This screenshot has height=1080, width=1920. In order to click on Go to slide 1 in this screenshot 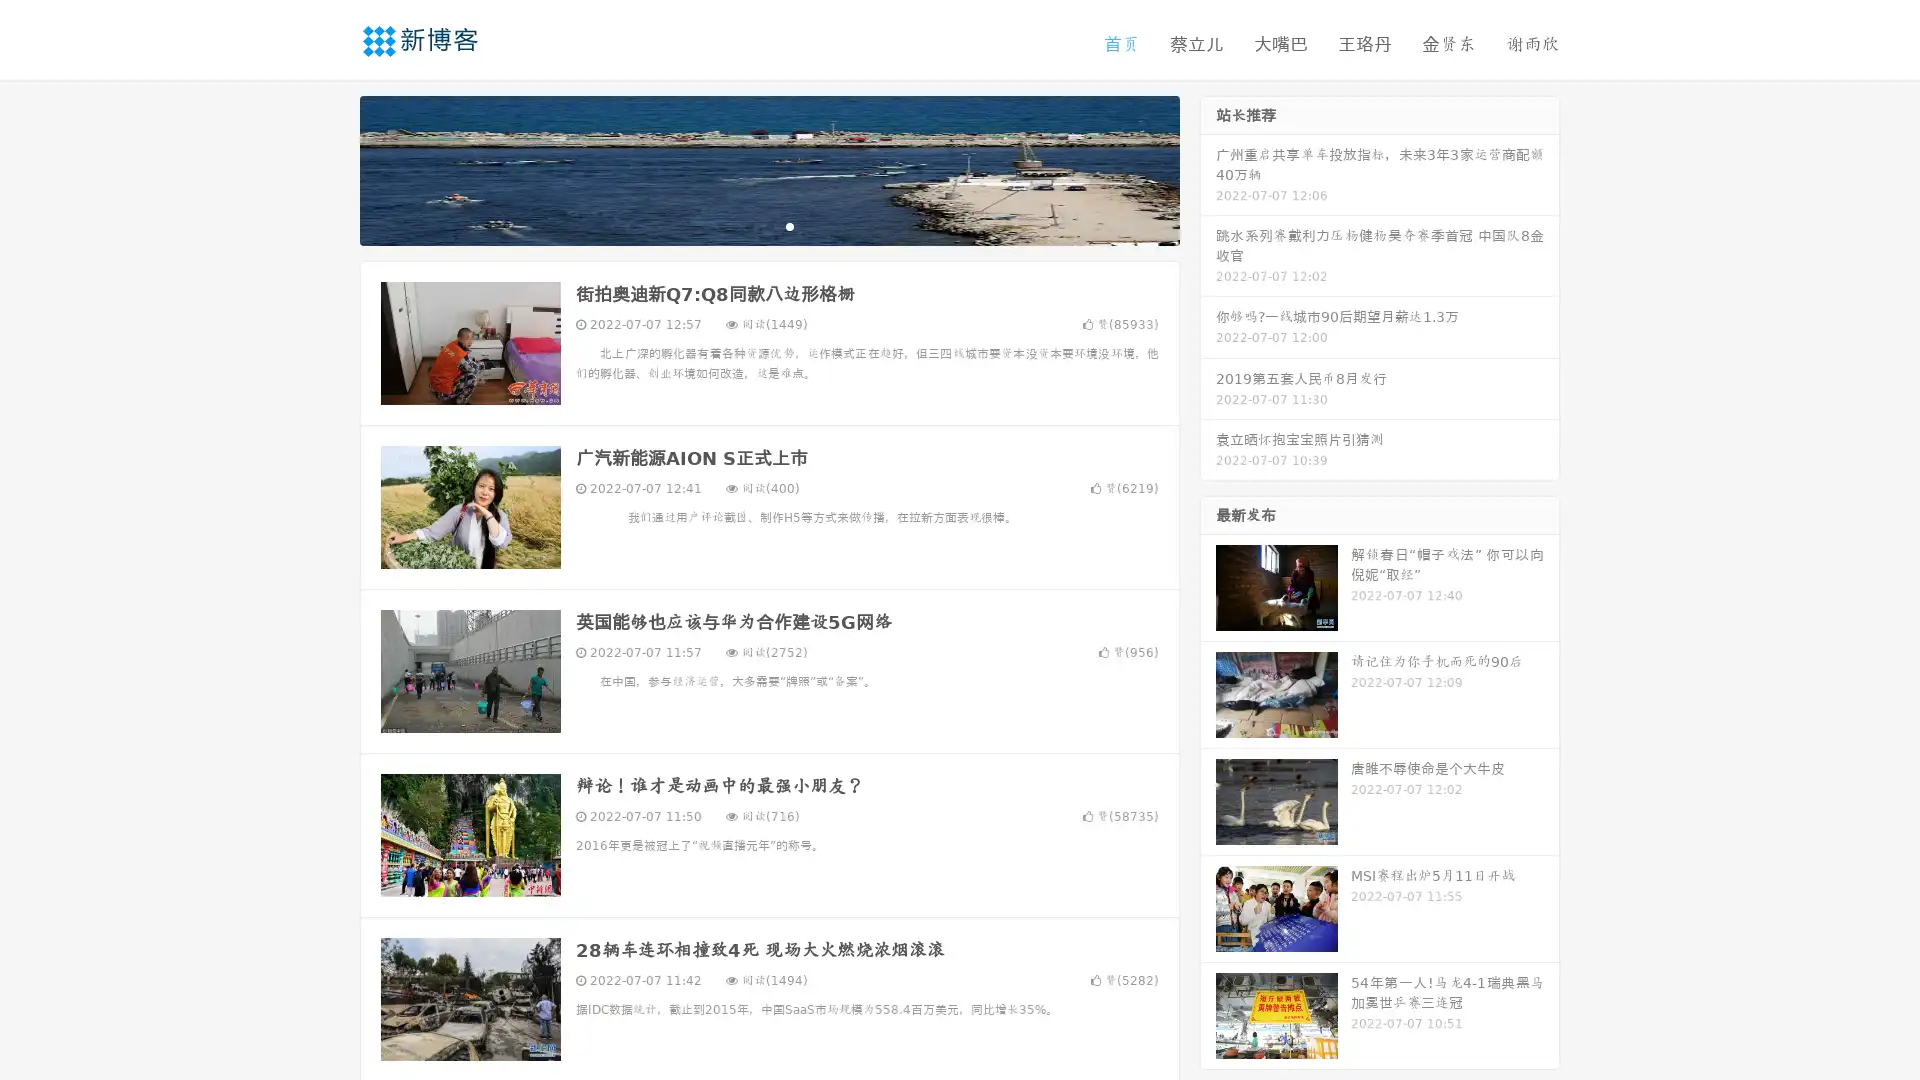, I will do `click(748, 225)`.